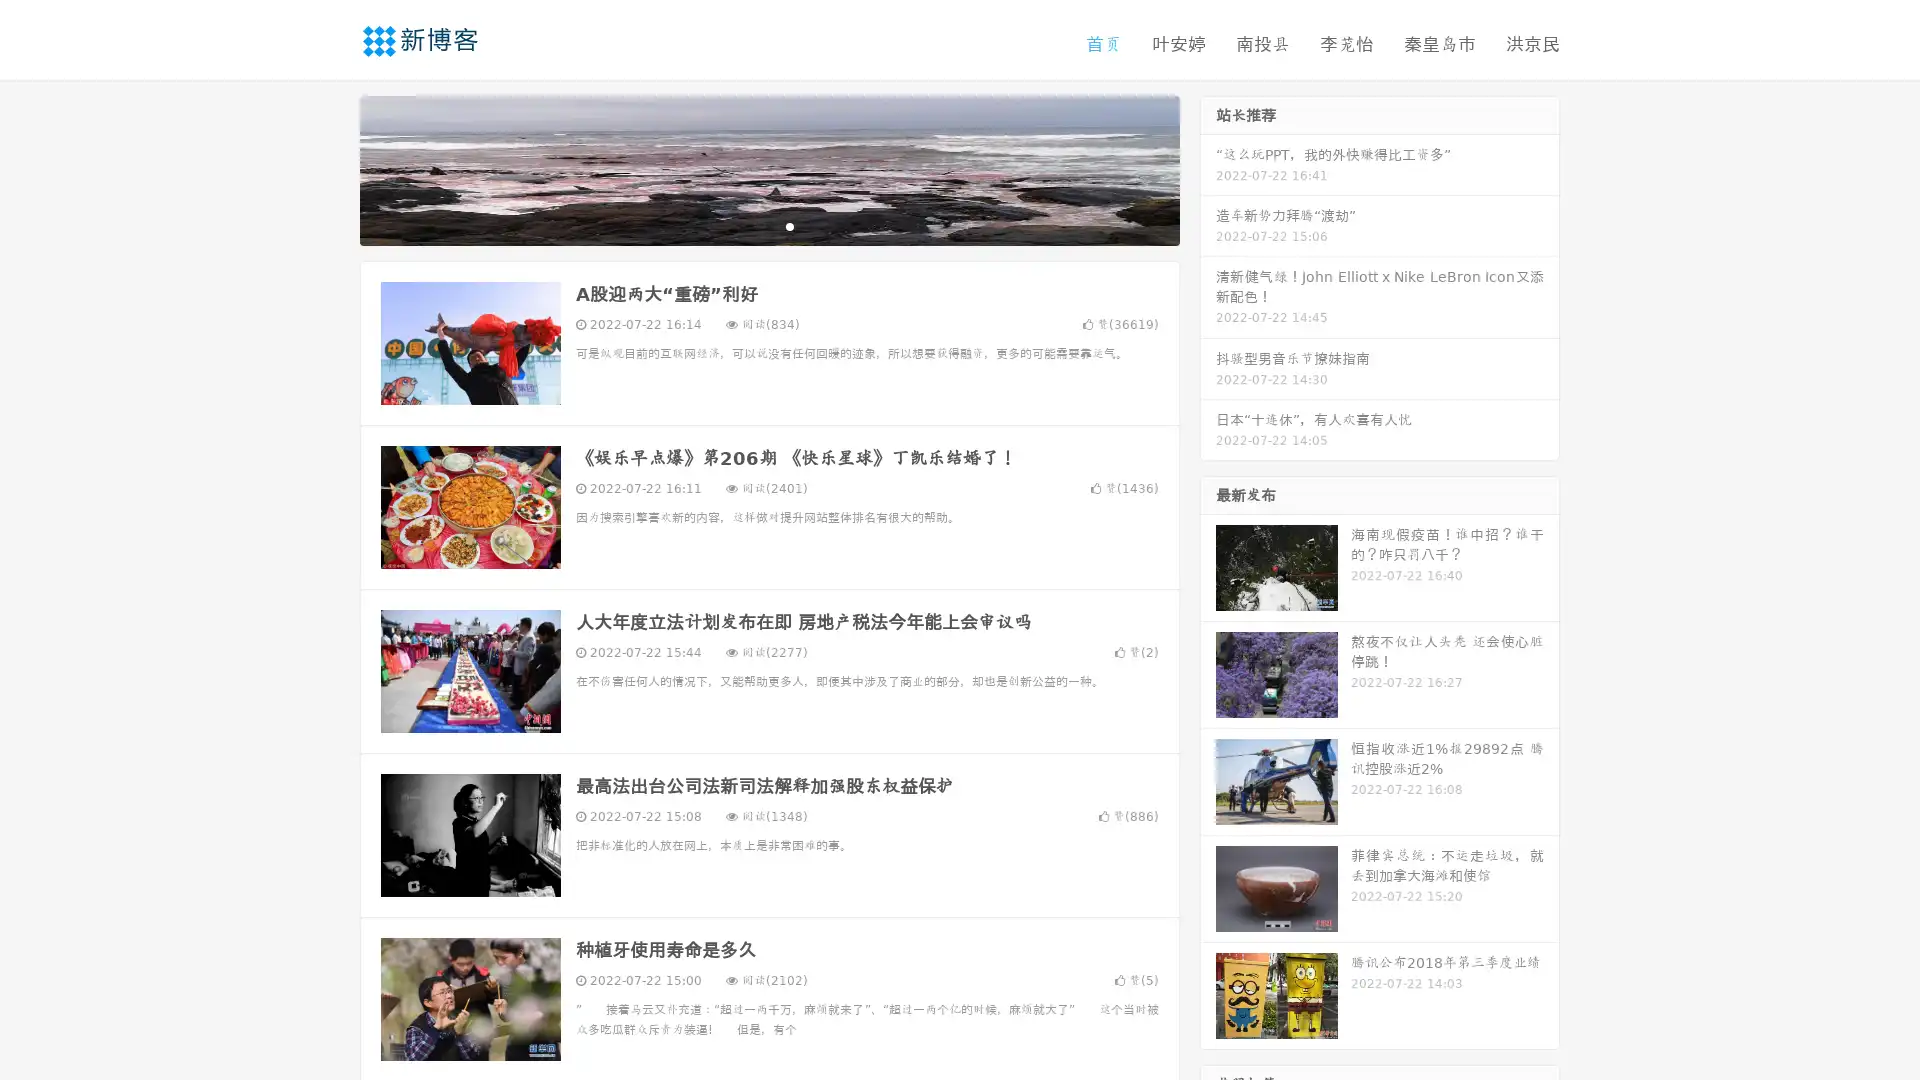 Image resolution: width=1920 pixels, height=1080 pixels. I want to click on Previous slide, so click(330, 168).